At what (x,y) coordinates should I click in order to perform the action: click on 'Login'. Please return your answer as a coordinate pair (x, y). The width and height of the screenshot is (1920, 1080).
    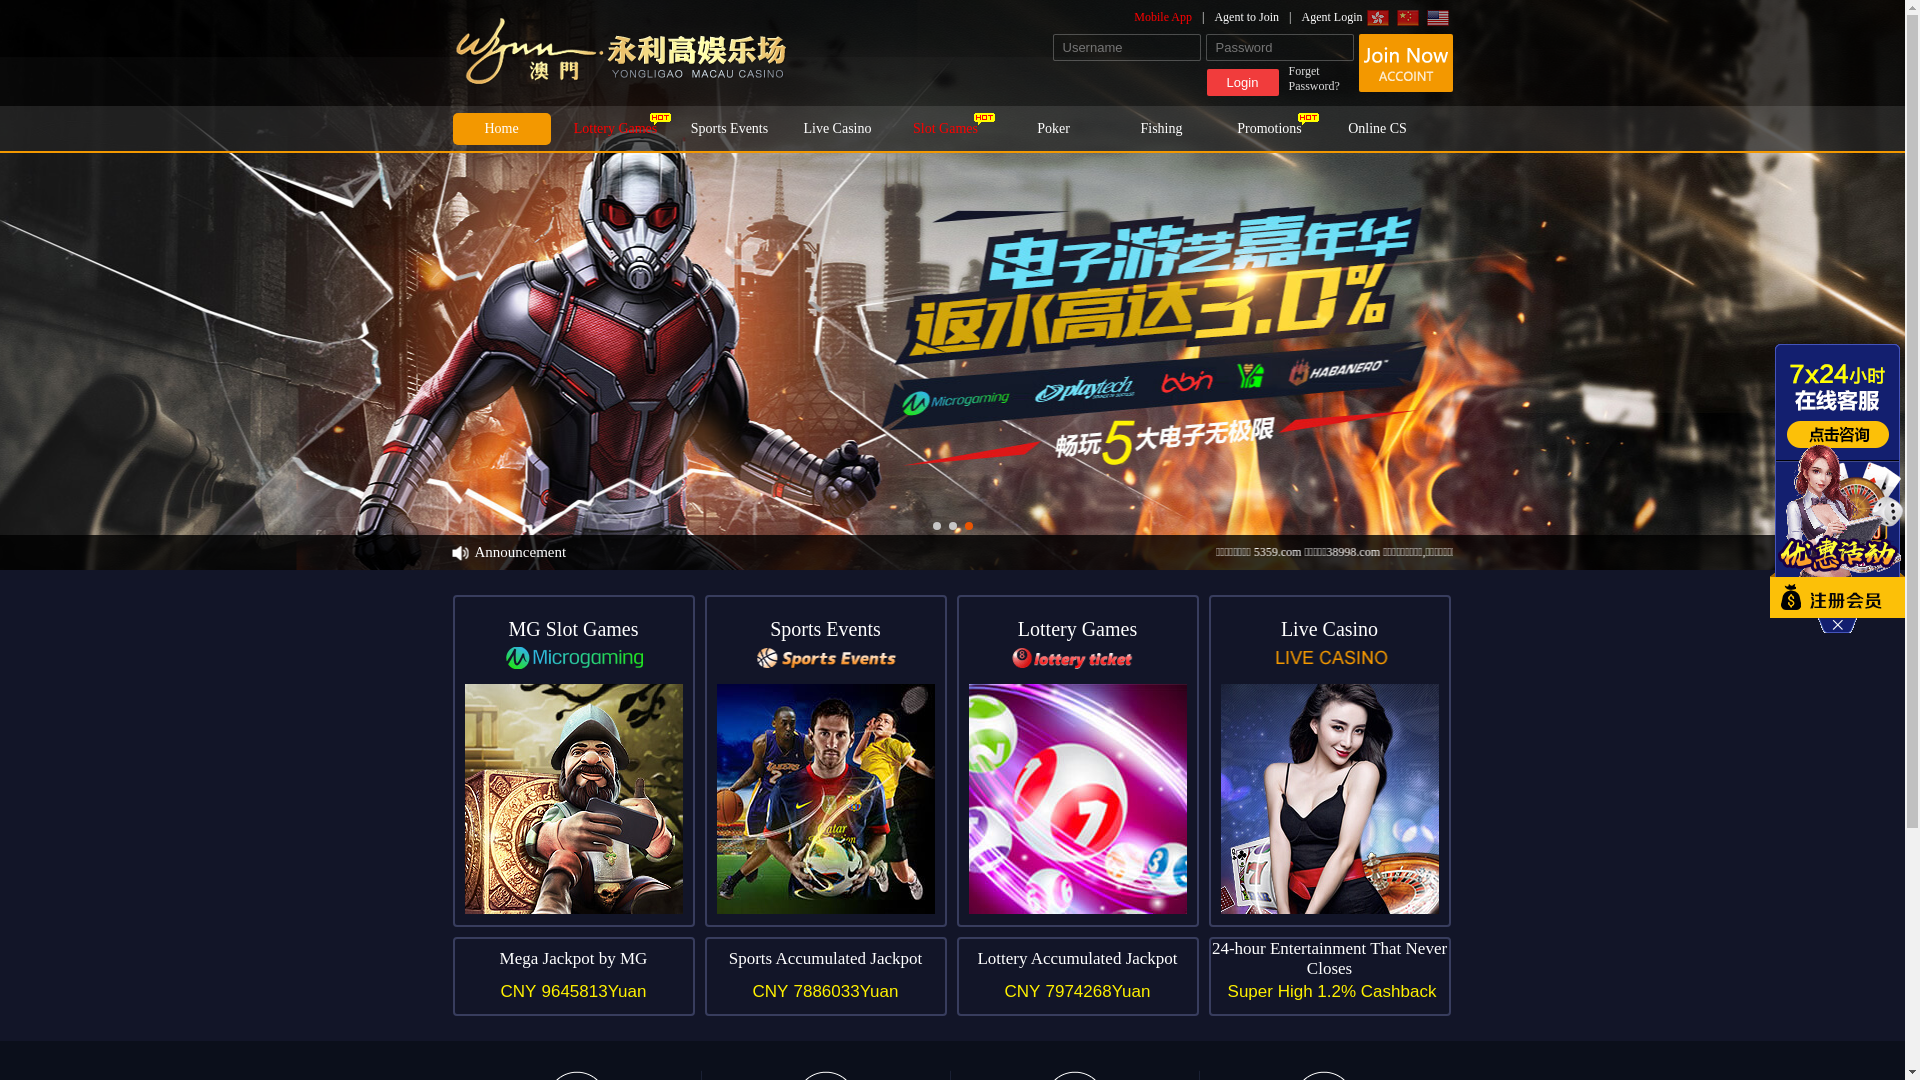
    Looking at the image, I should click on (1241, 81).